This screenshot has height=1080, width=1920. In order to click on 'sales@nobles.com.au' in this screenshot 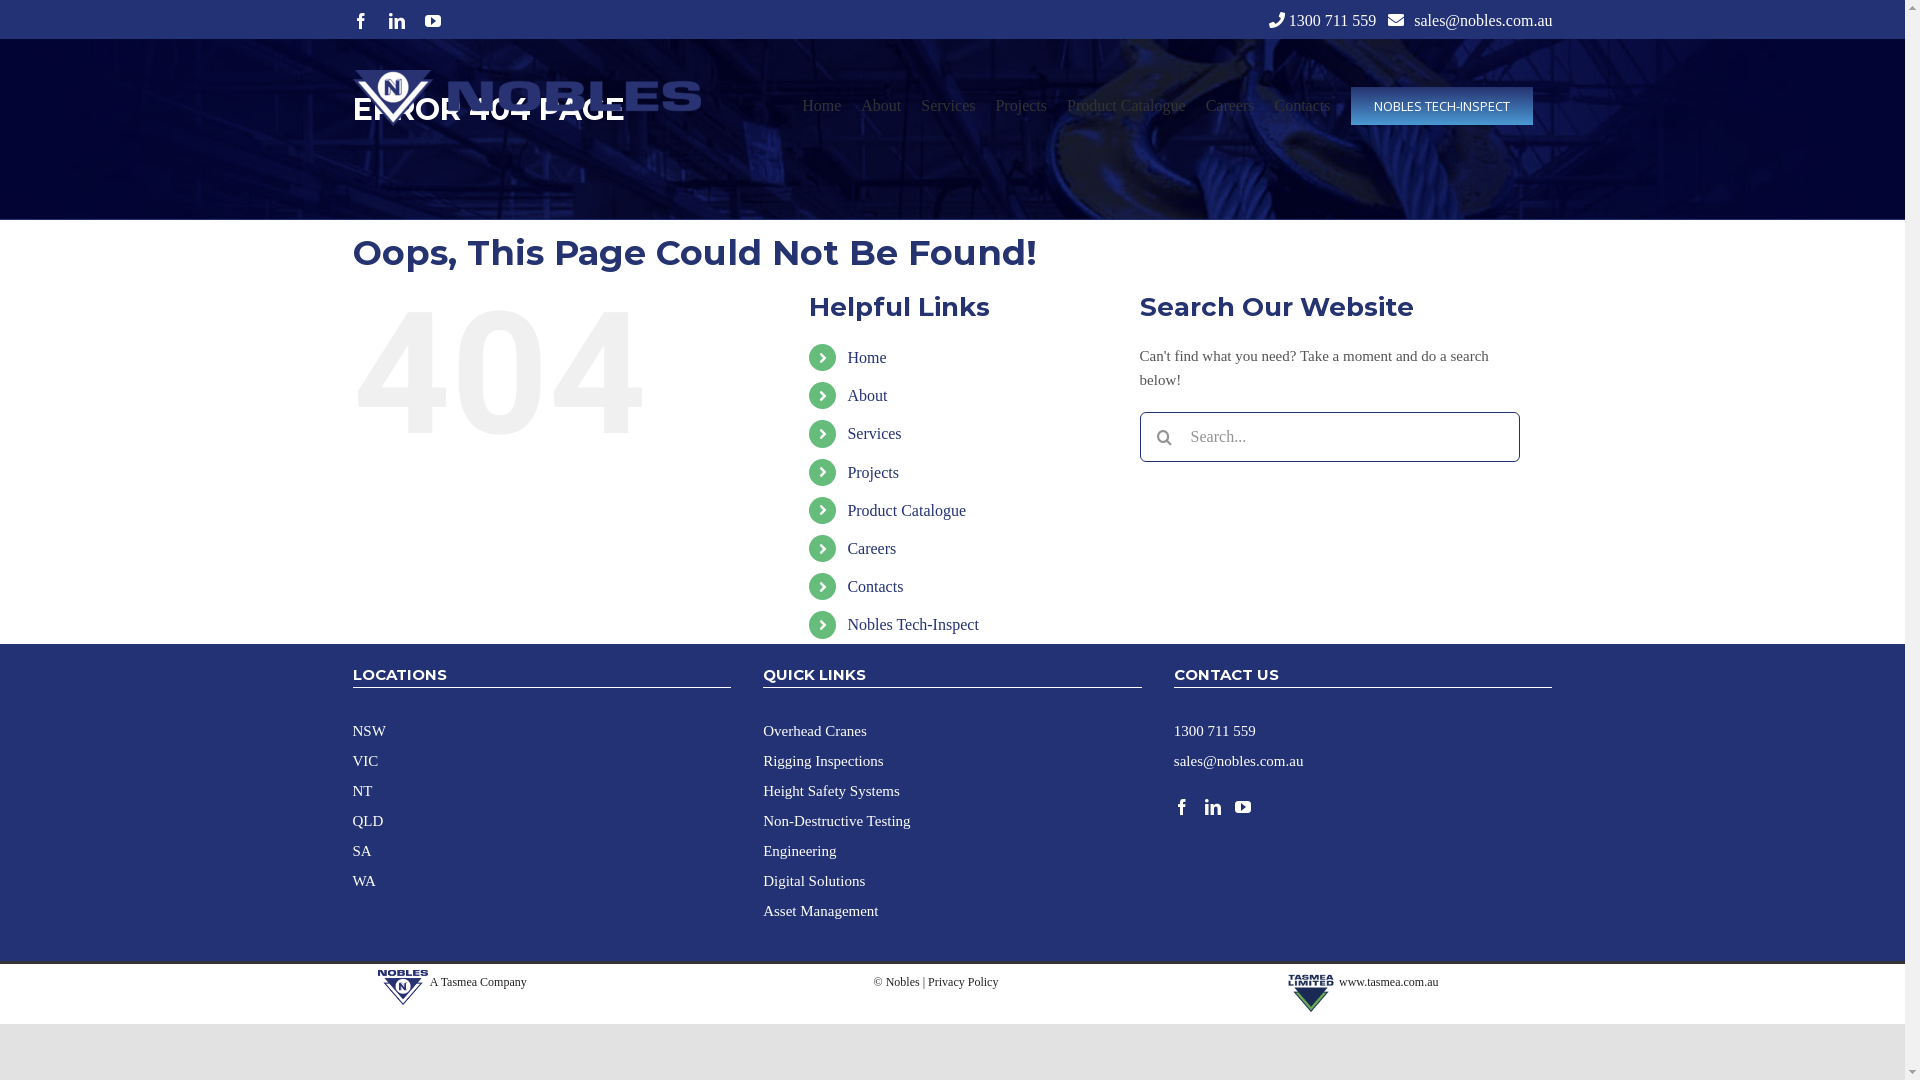, I will do `click(1413, 20)`.